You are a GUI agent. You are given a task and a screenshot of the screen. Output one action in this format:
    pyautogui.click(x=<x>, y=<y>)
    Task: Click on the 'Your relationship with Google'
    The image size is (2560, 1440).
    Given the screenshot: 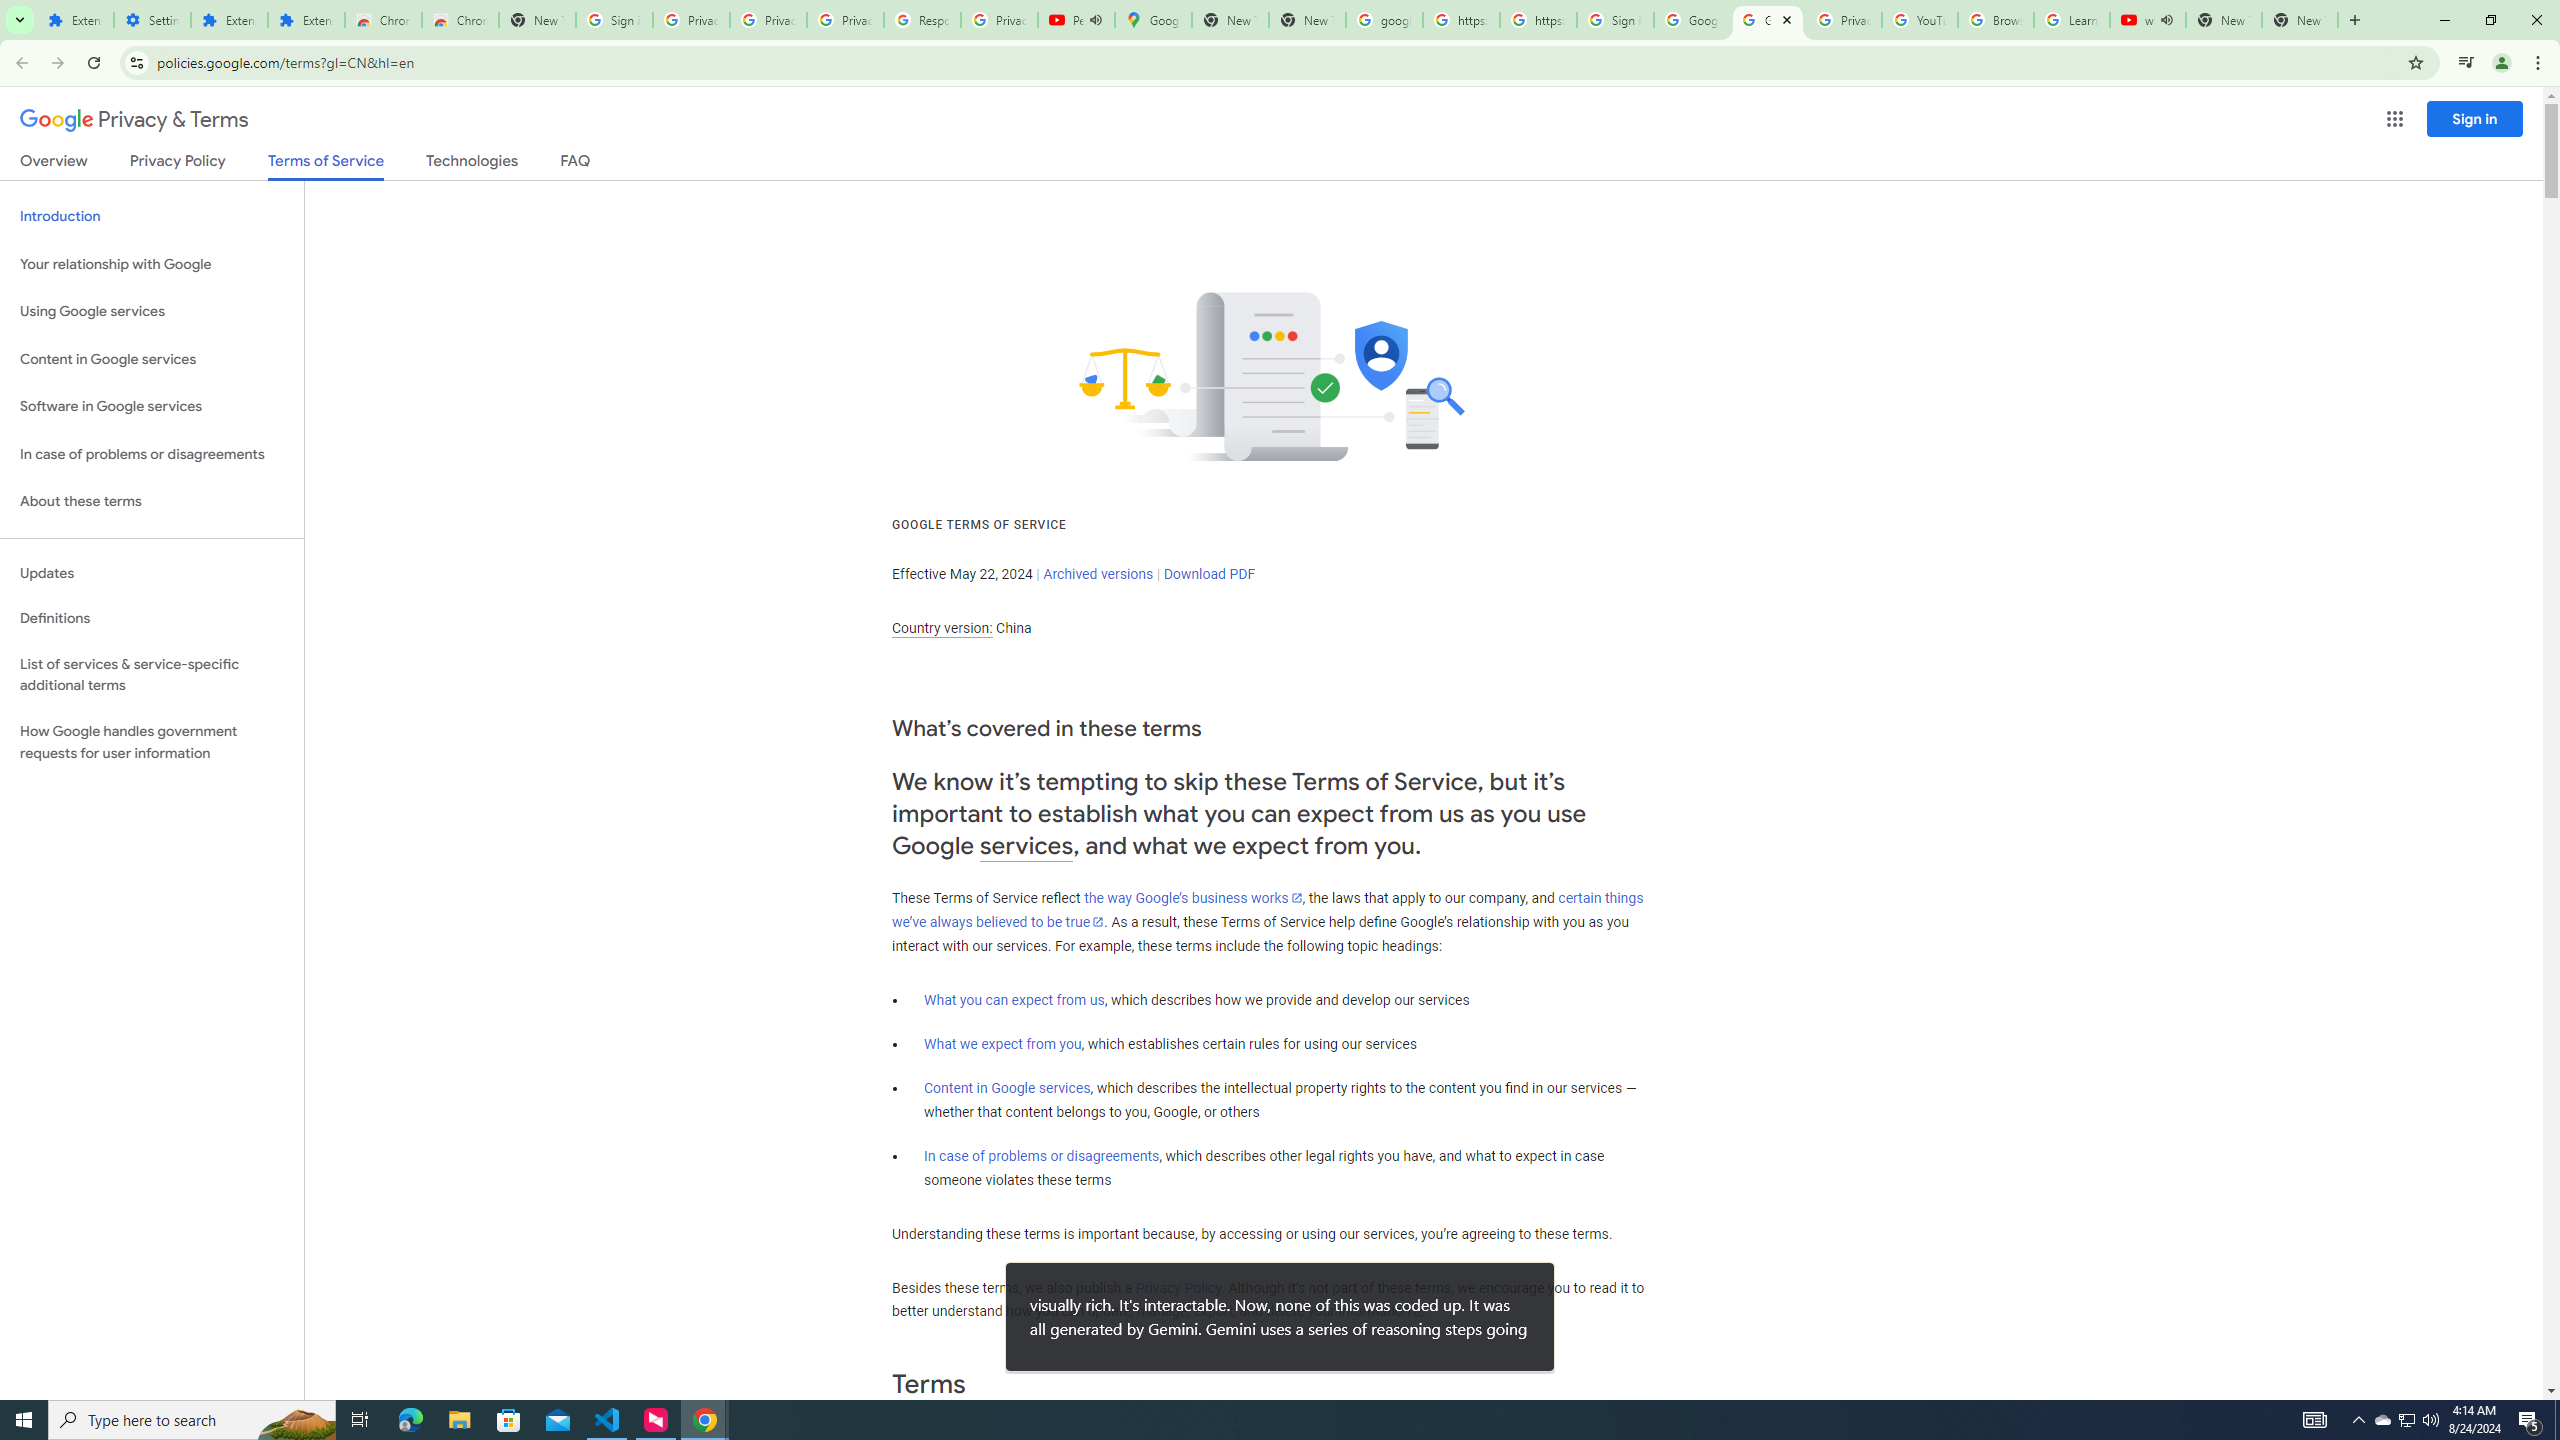 What is the action you would take?
    pyautogui.click(x=151, y=264)
    